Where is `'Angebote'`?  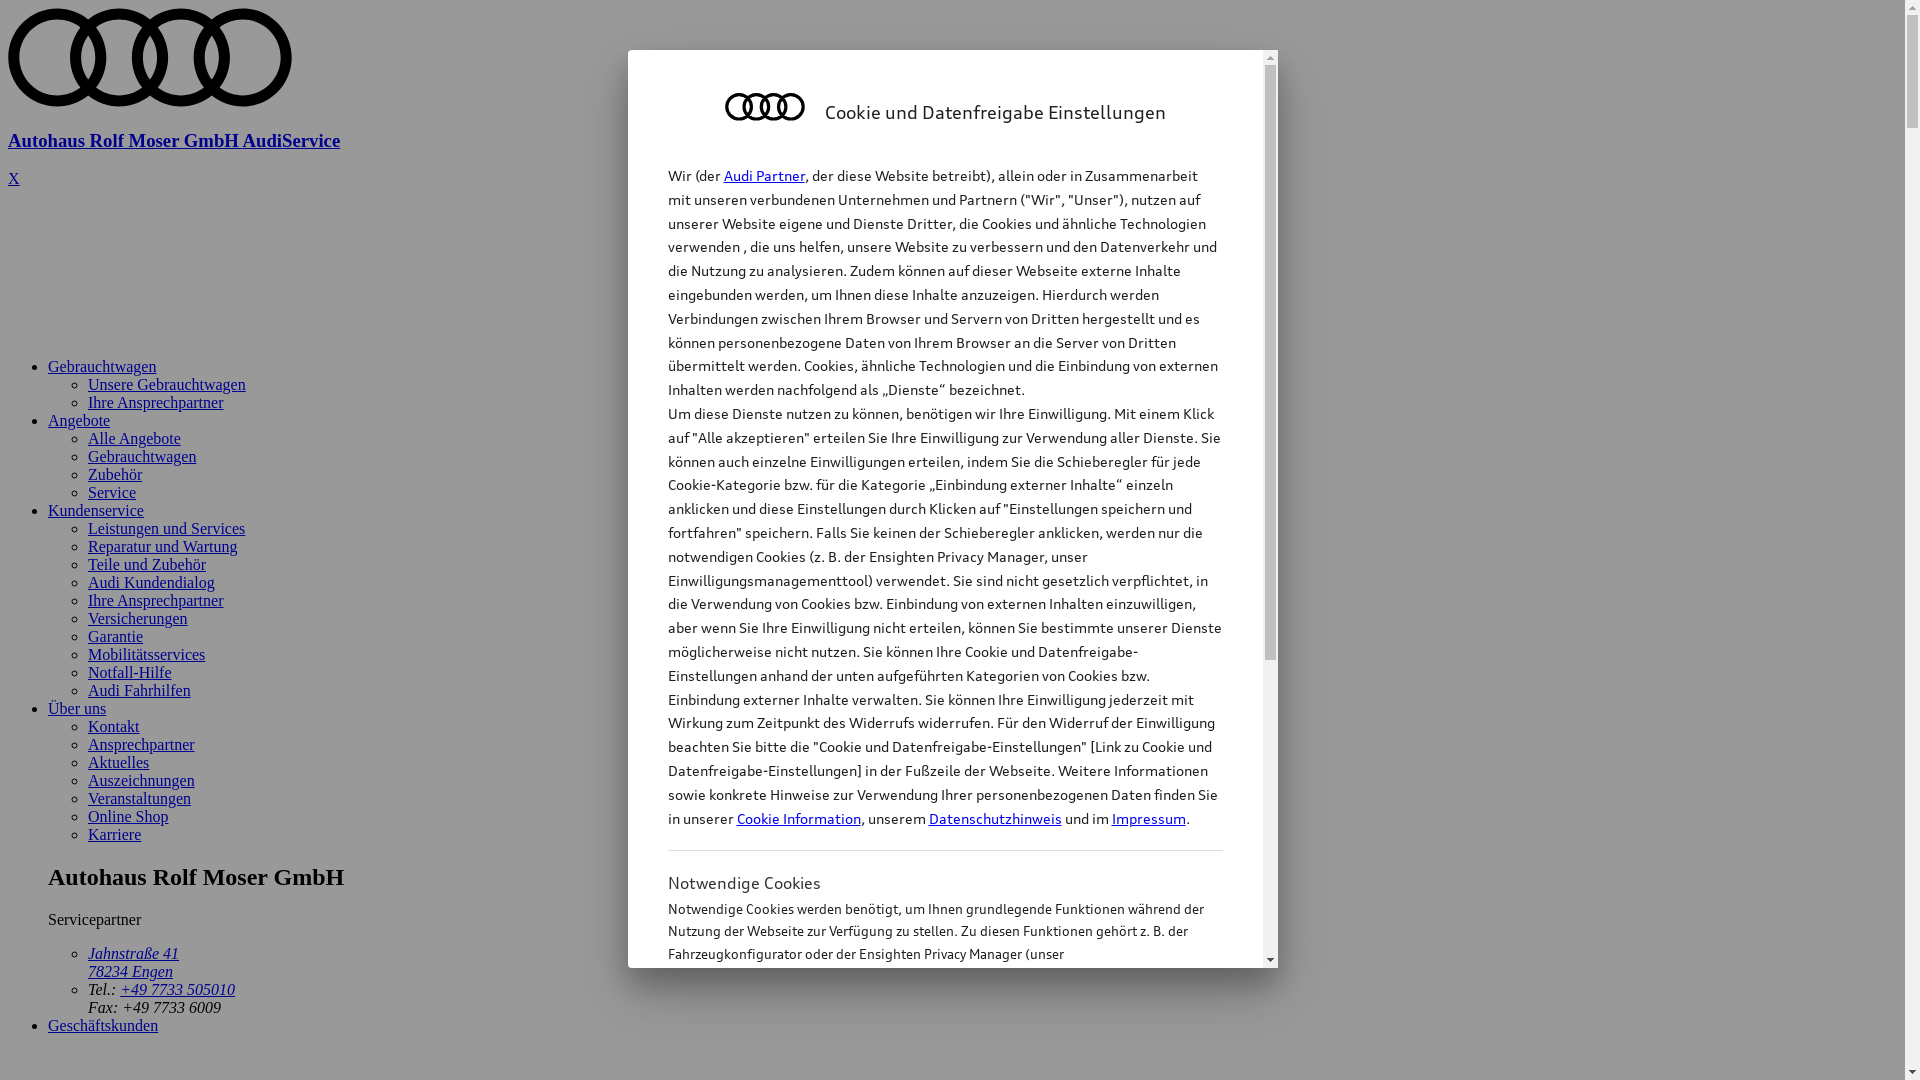
'Angebote' is located at coordinates (48, 419).